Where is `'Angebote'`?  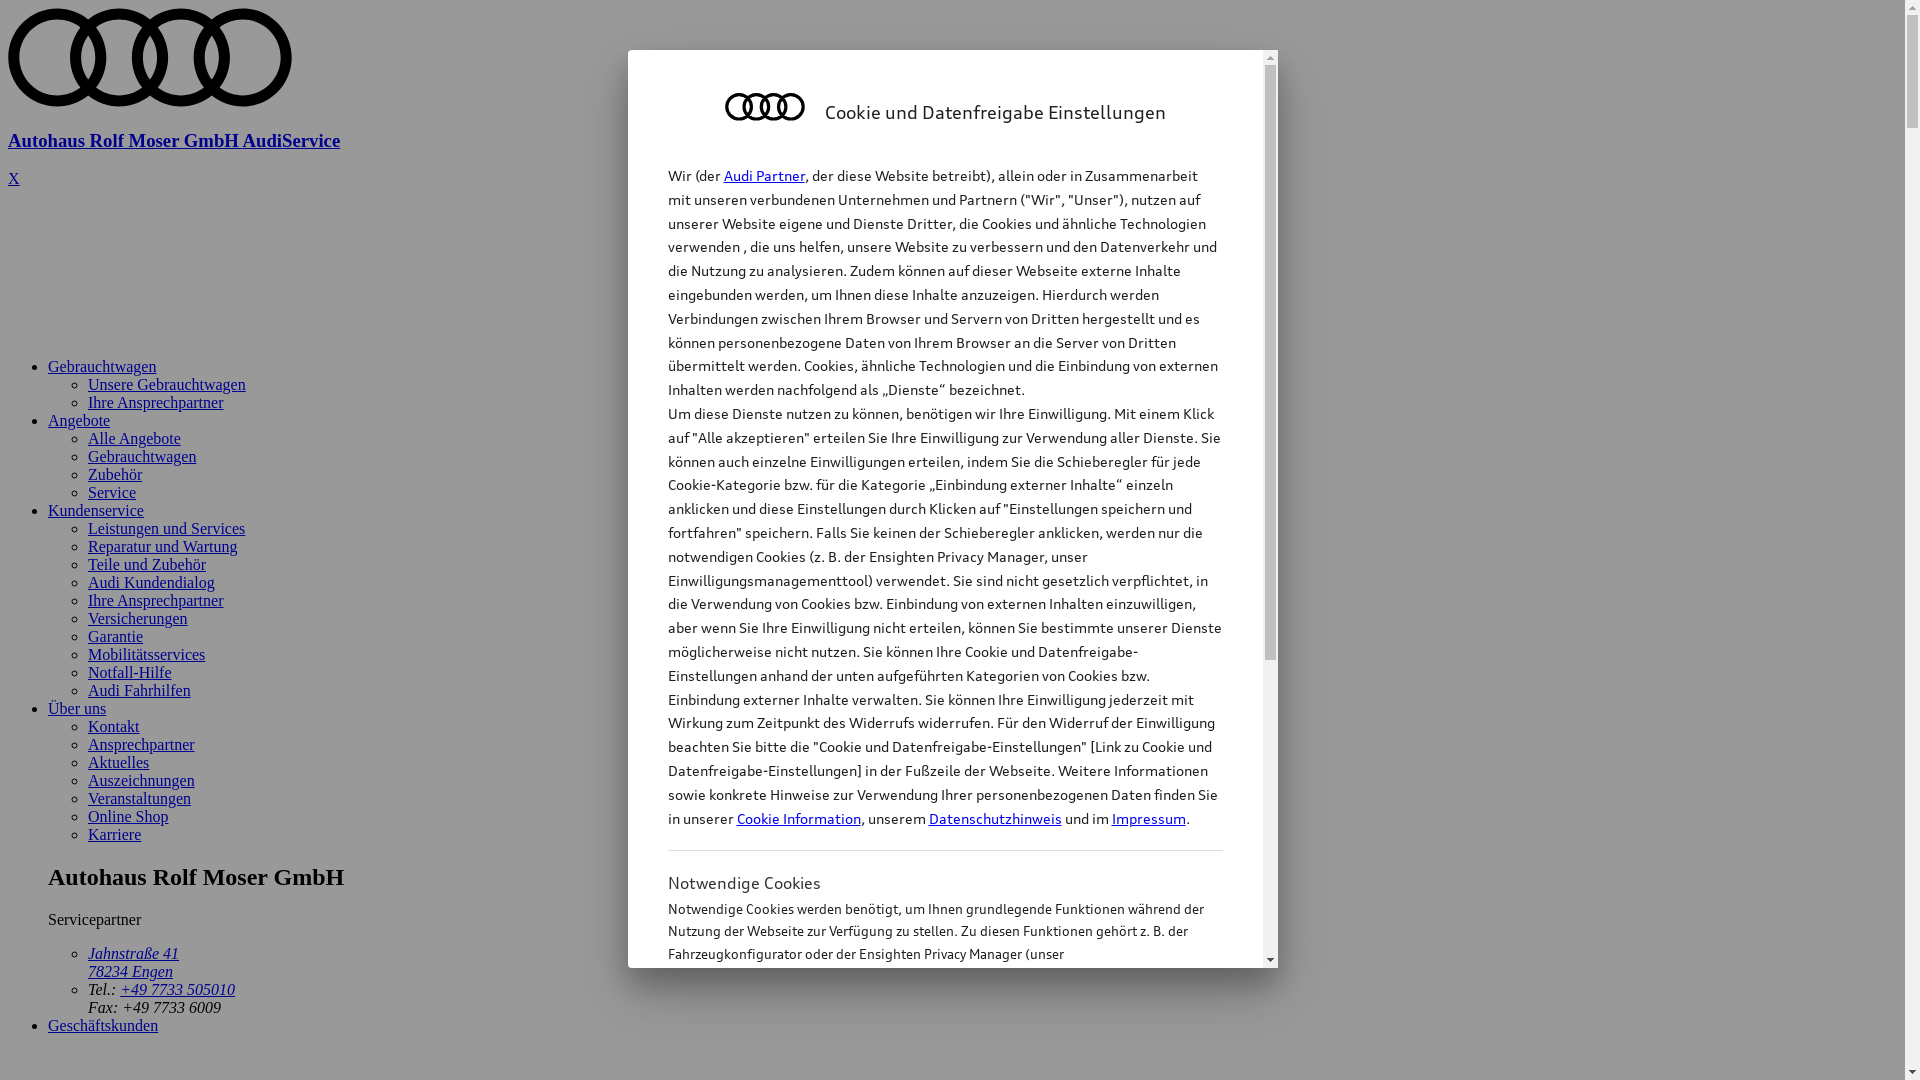
'Angebote' is located at coordinates (48, 419).